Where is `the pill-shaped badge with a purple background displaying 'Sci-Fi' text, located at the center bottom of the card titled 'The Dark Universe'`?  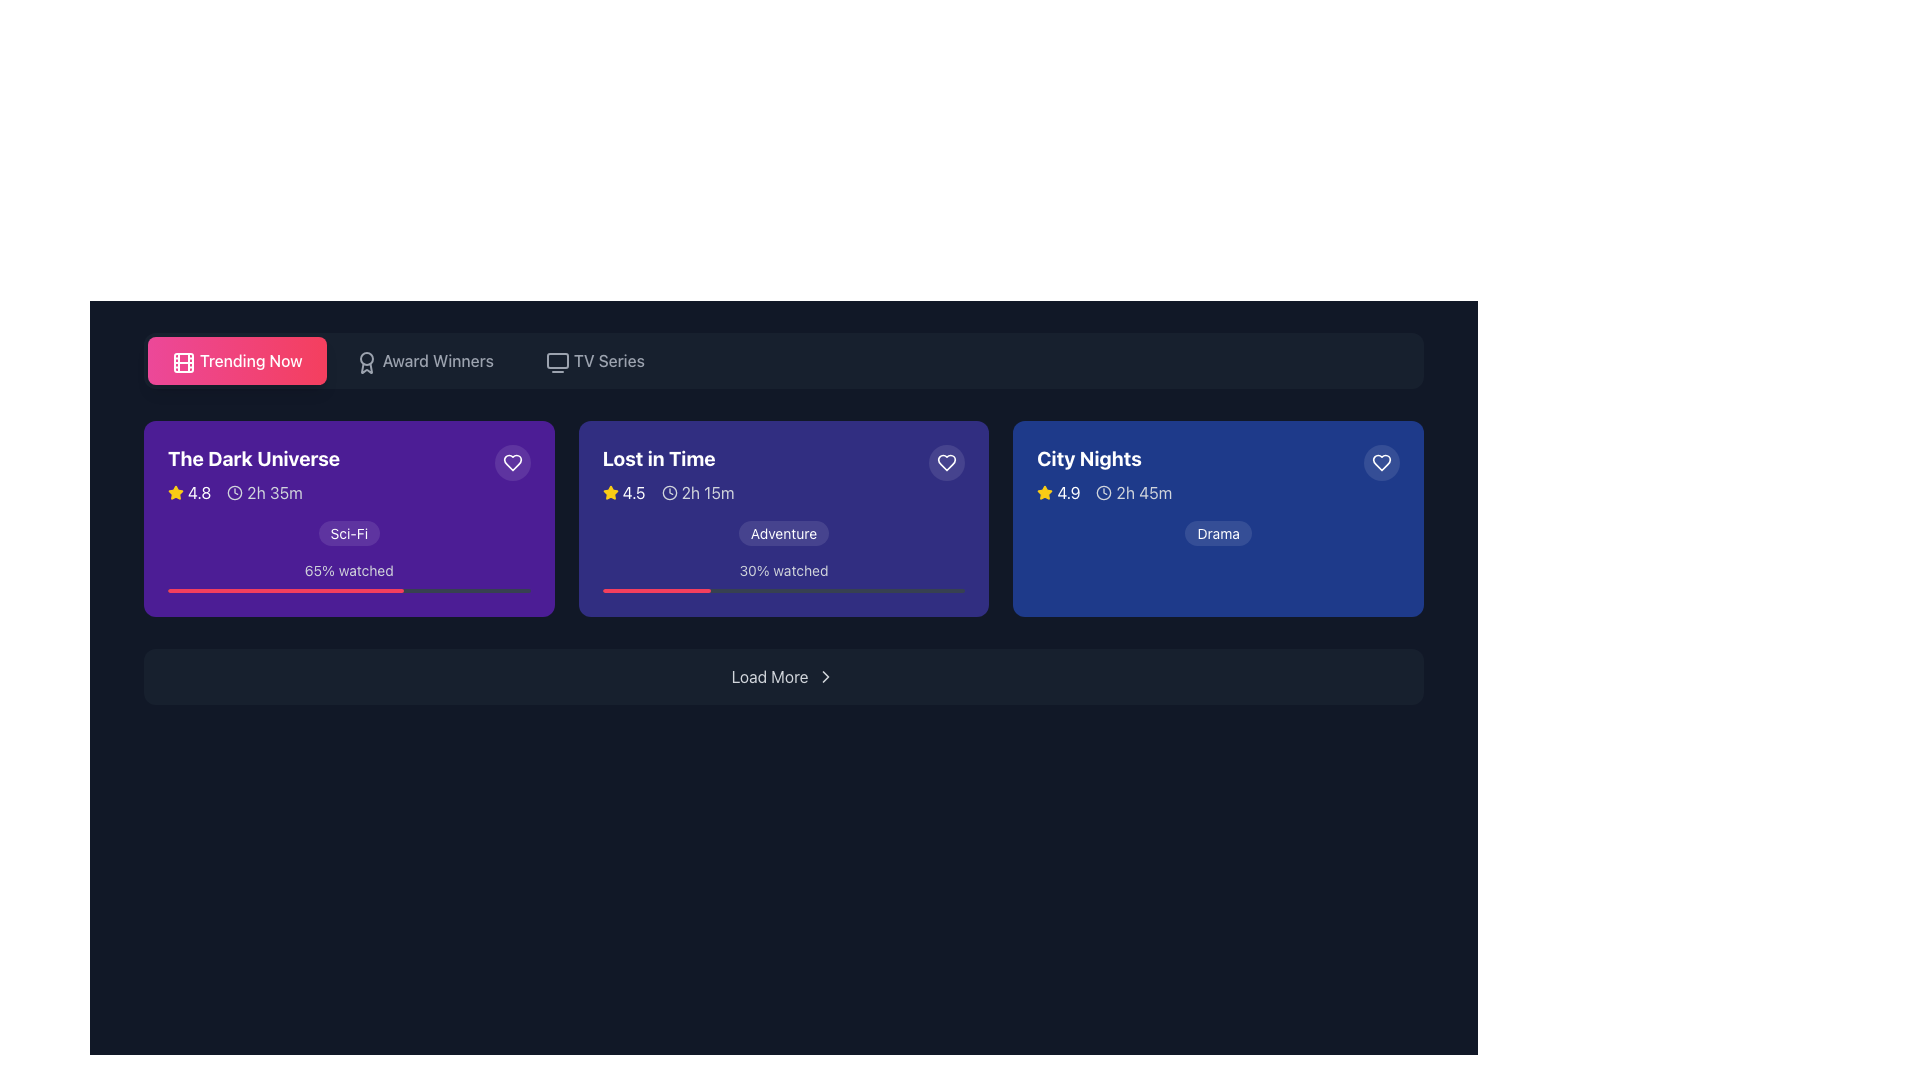
the pill-shaped badge with a purple background displaying 'Sci-Fi' text, located at the center bottom of the card titled 'The Dark Universe' is located at coordinates (349, 532).